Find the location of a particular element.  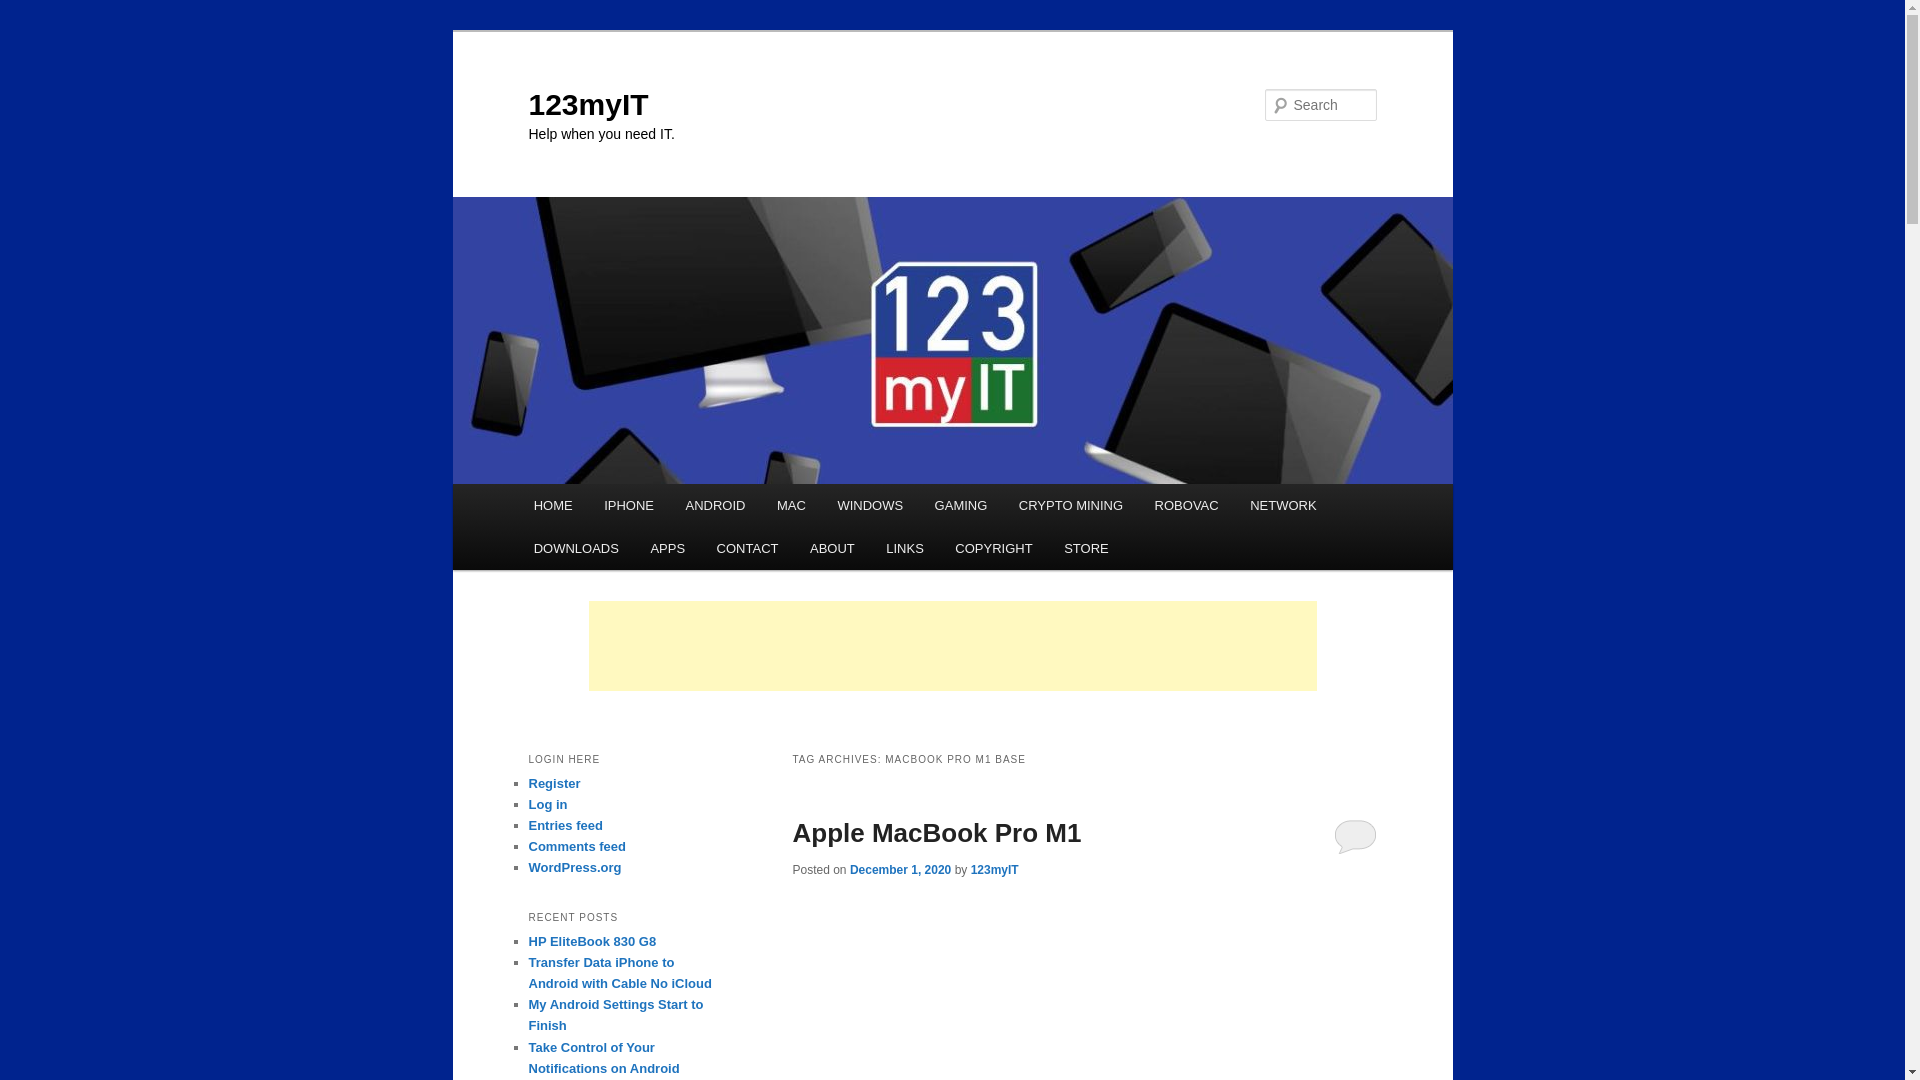

'ROBOVAC' is located at coordinates (1186, 504).